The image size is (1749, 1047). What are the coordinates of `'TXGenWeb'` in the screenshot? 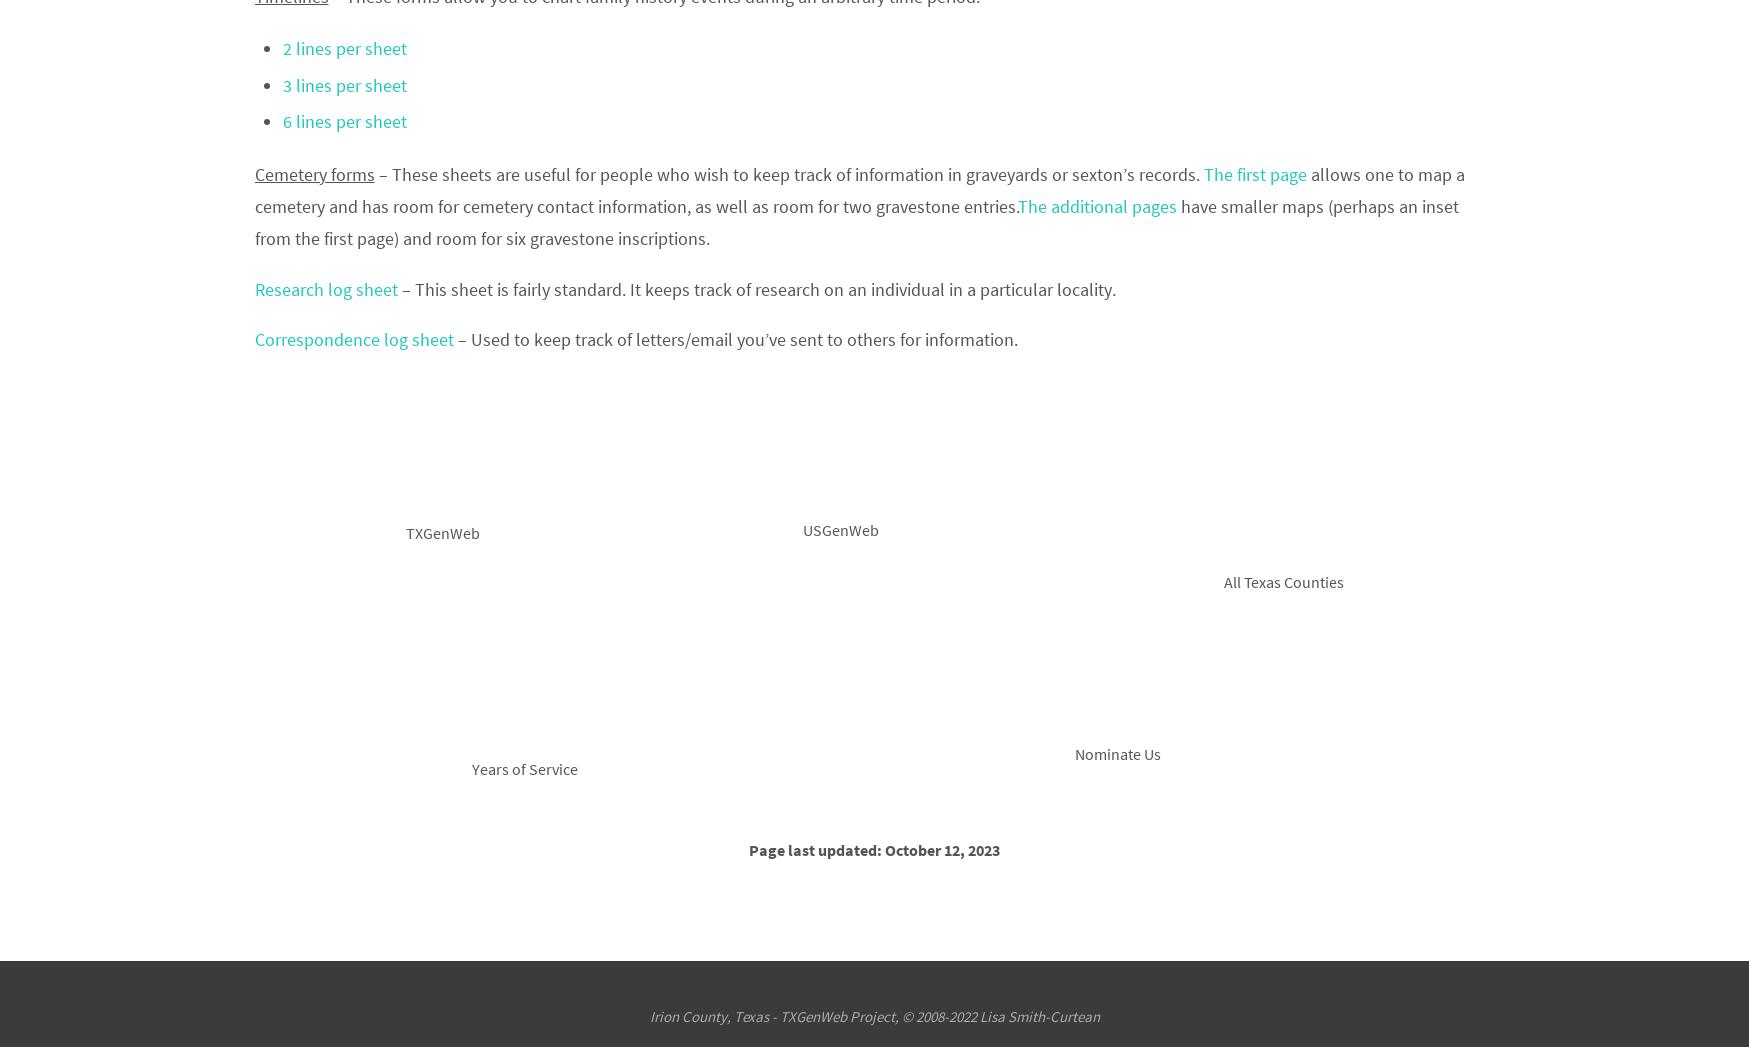 It's located at (442, 533).